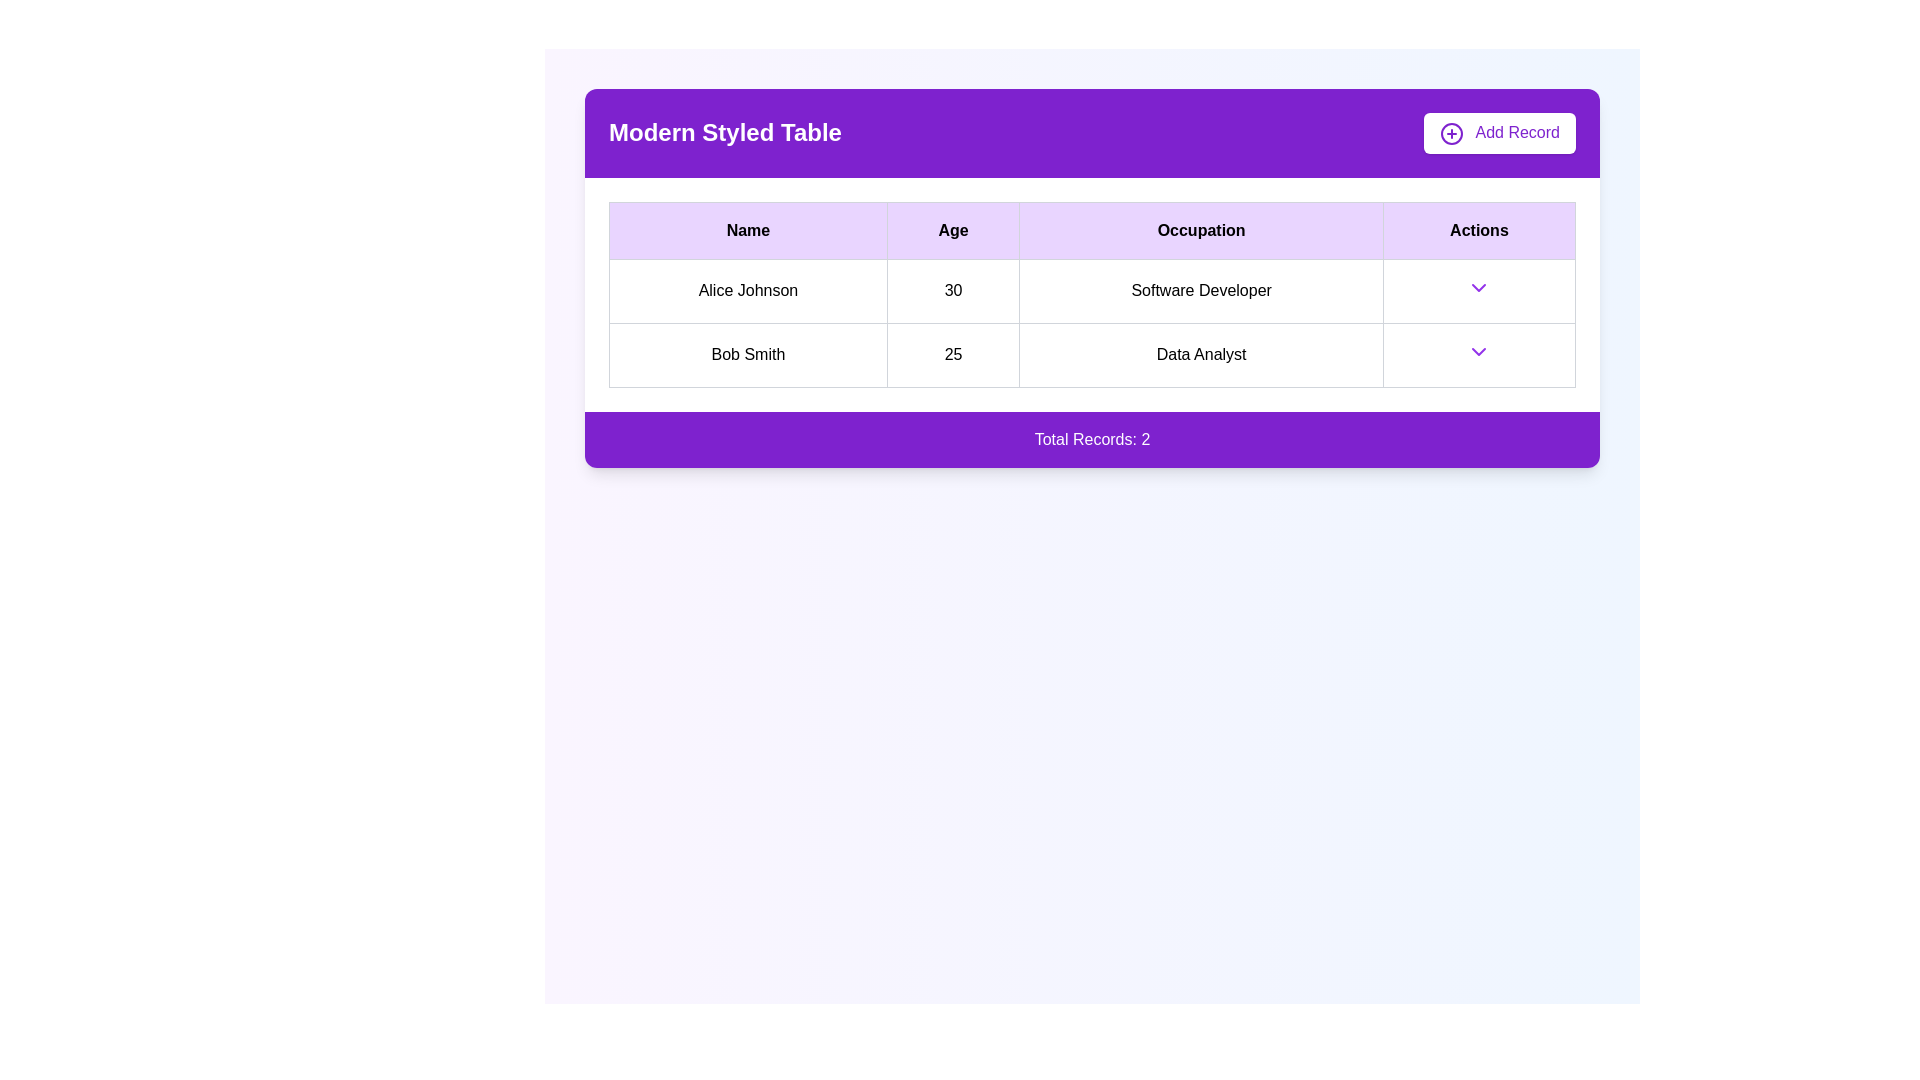 The width and height of the screenshot is (1920, 1080). What do you see at coordinates (1479, 291) in the screenshot?
I see `the dropdown toggle in the 'Actions' column for the row corresponding to 'Alice Johnson', '30', and 'Software Developer'` at bounding box center [1479, 291].